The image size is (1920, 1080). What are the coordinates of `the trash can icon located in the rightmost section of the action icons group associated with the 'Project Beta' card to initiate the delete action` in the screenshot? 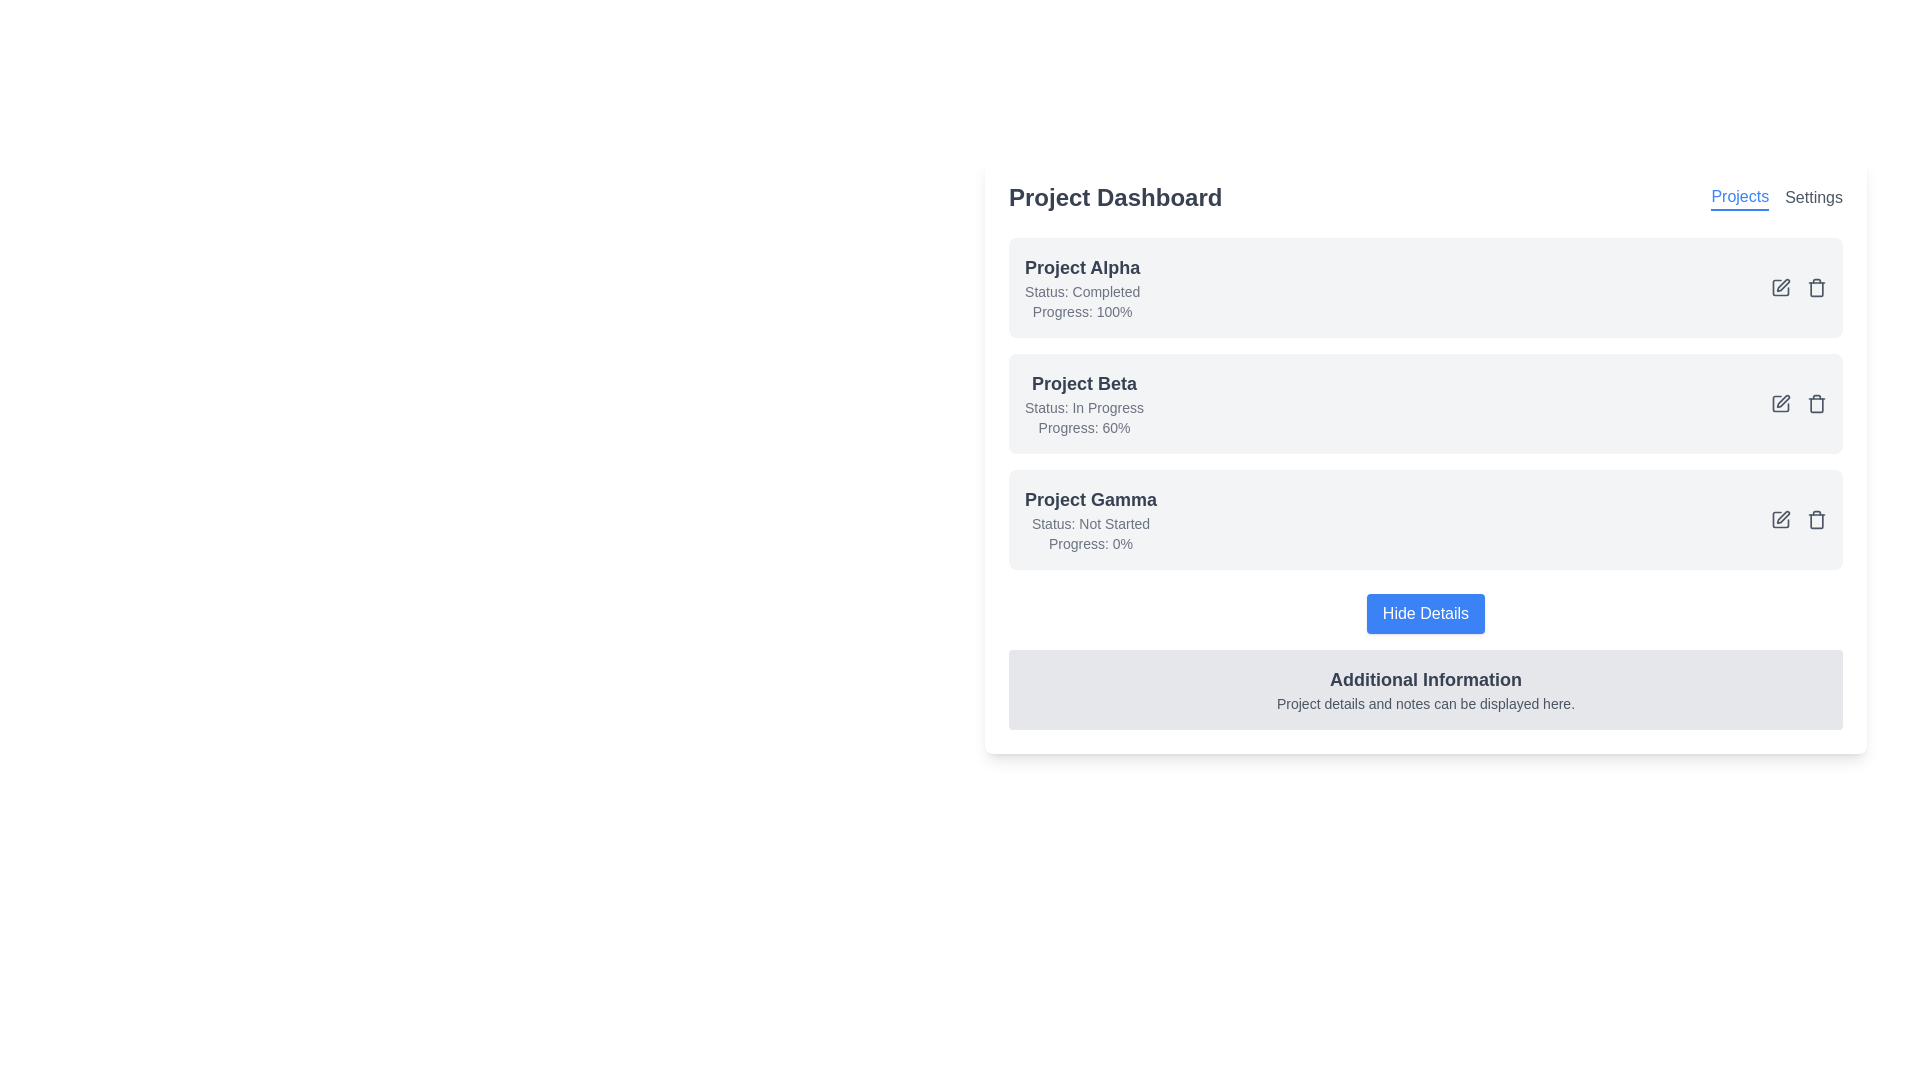 It's located at (1817, 404).